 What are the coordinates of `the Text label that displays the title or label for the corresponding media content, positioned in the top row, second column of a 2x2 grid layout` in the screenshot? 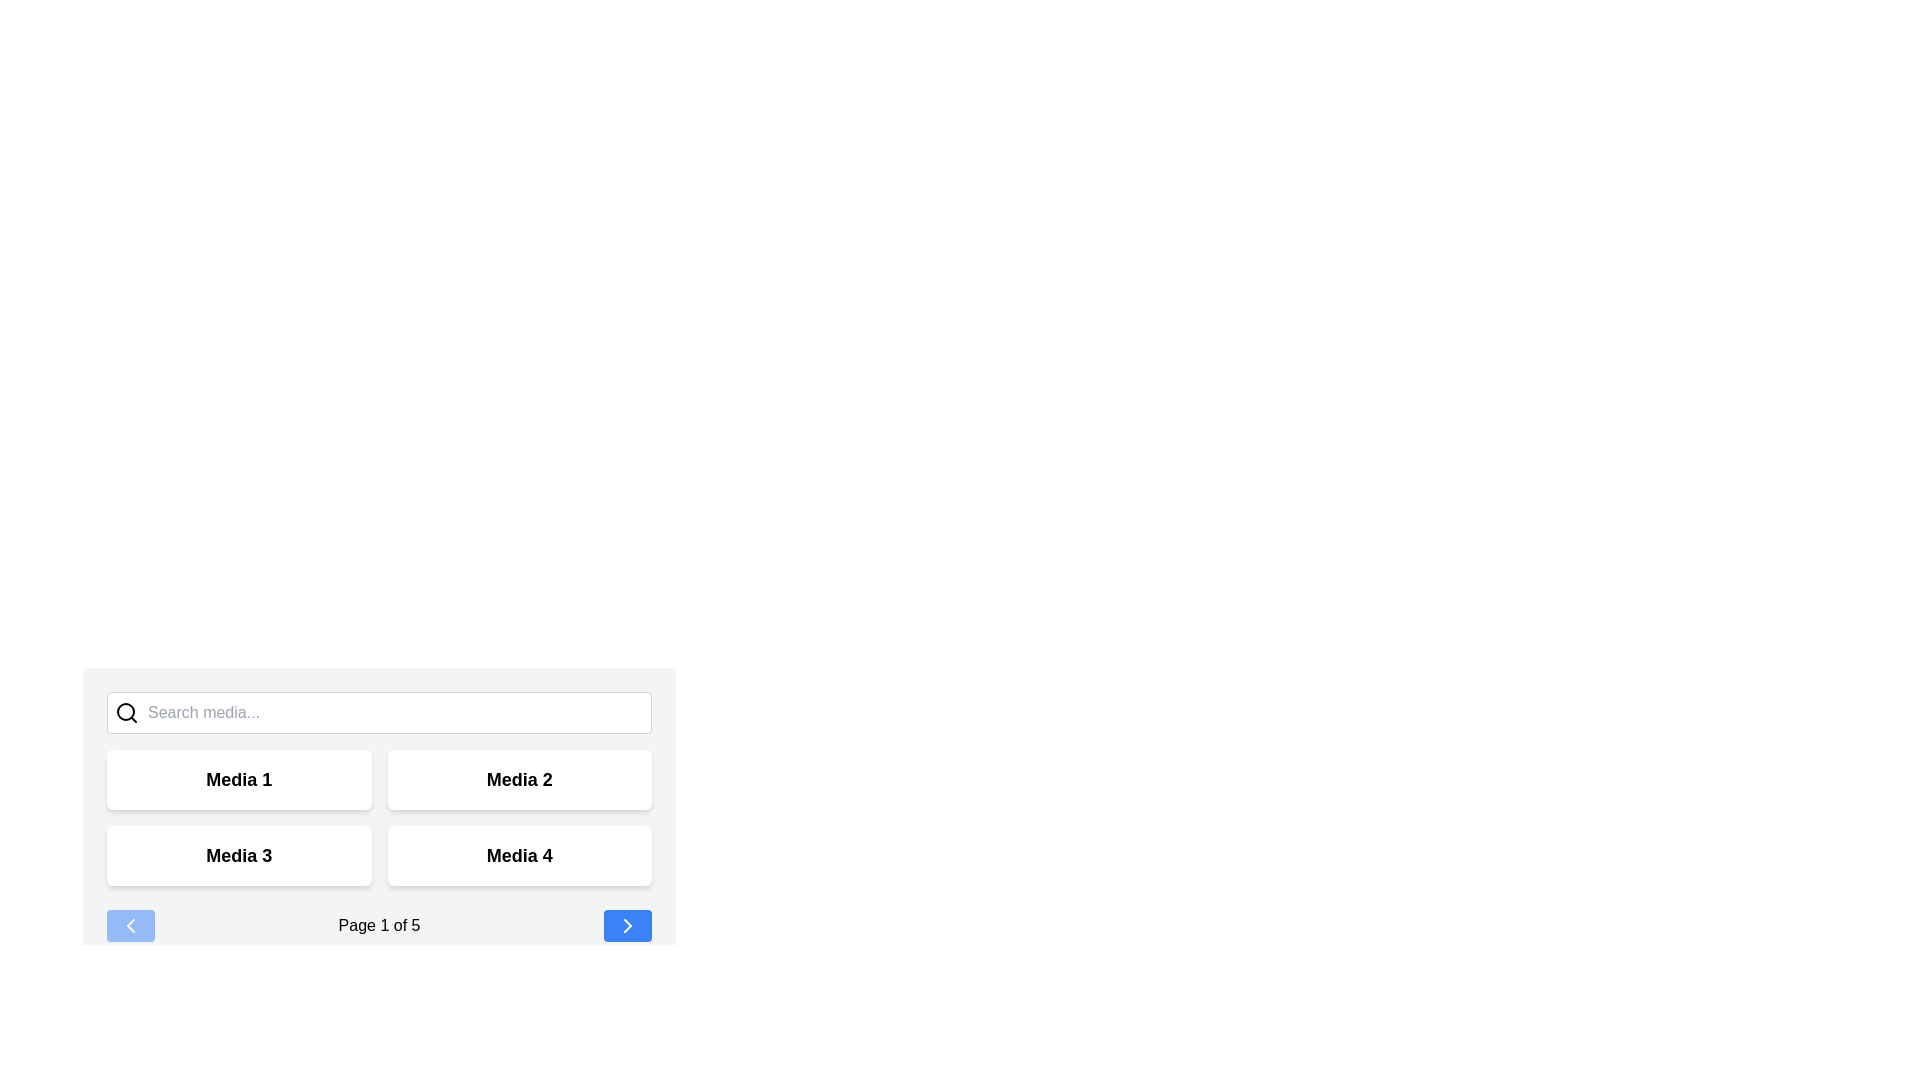 It's located at (519, 778).